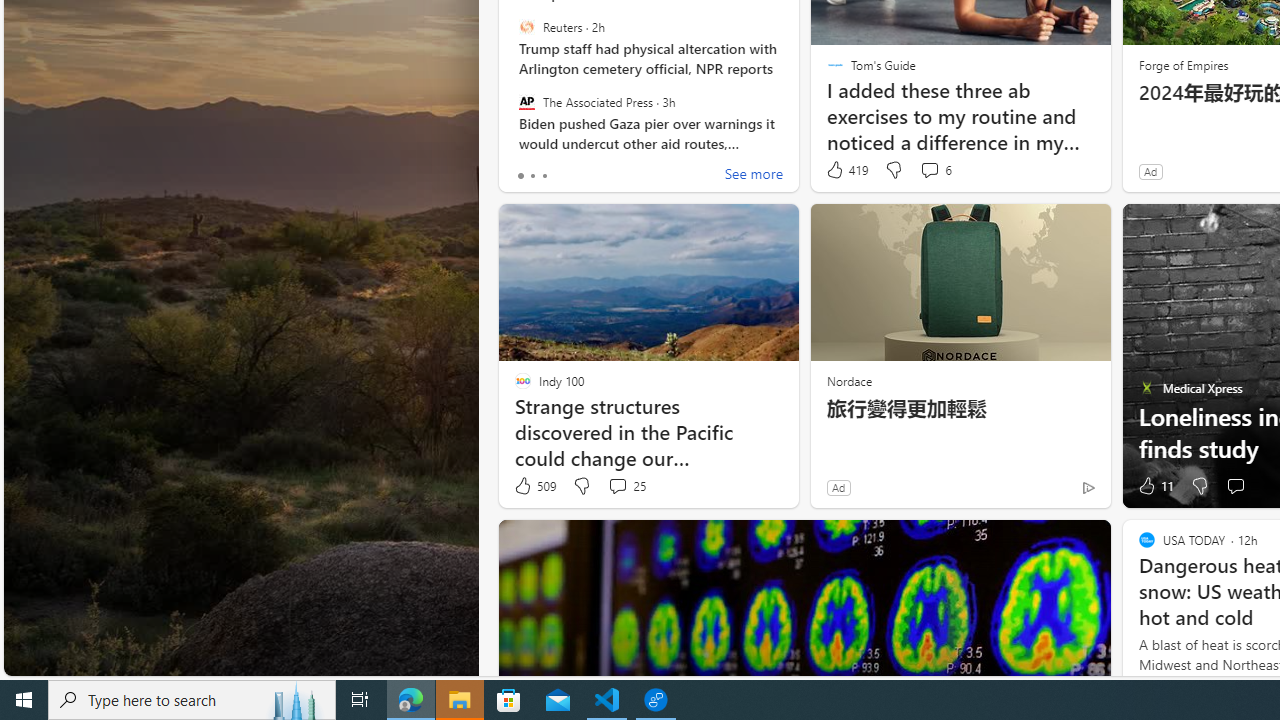 This screenshot has height=720, width=1280. What do you see at coordinates (526, 27) in the screenshot?
I see `'Reuters'` at bounding box center [526, 27].